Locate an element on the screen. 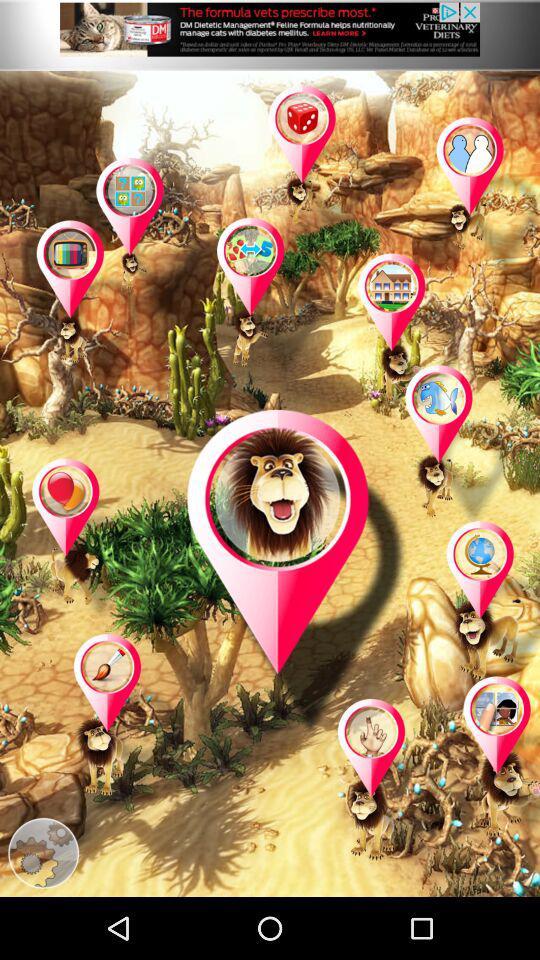  open location is located at coordinates (90, 302).